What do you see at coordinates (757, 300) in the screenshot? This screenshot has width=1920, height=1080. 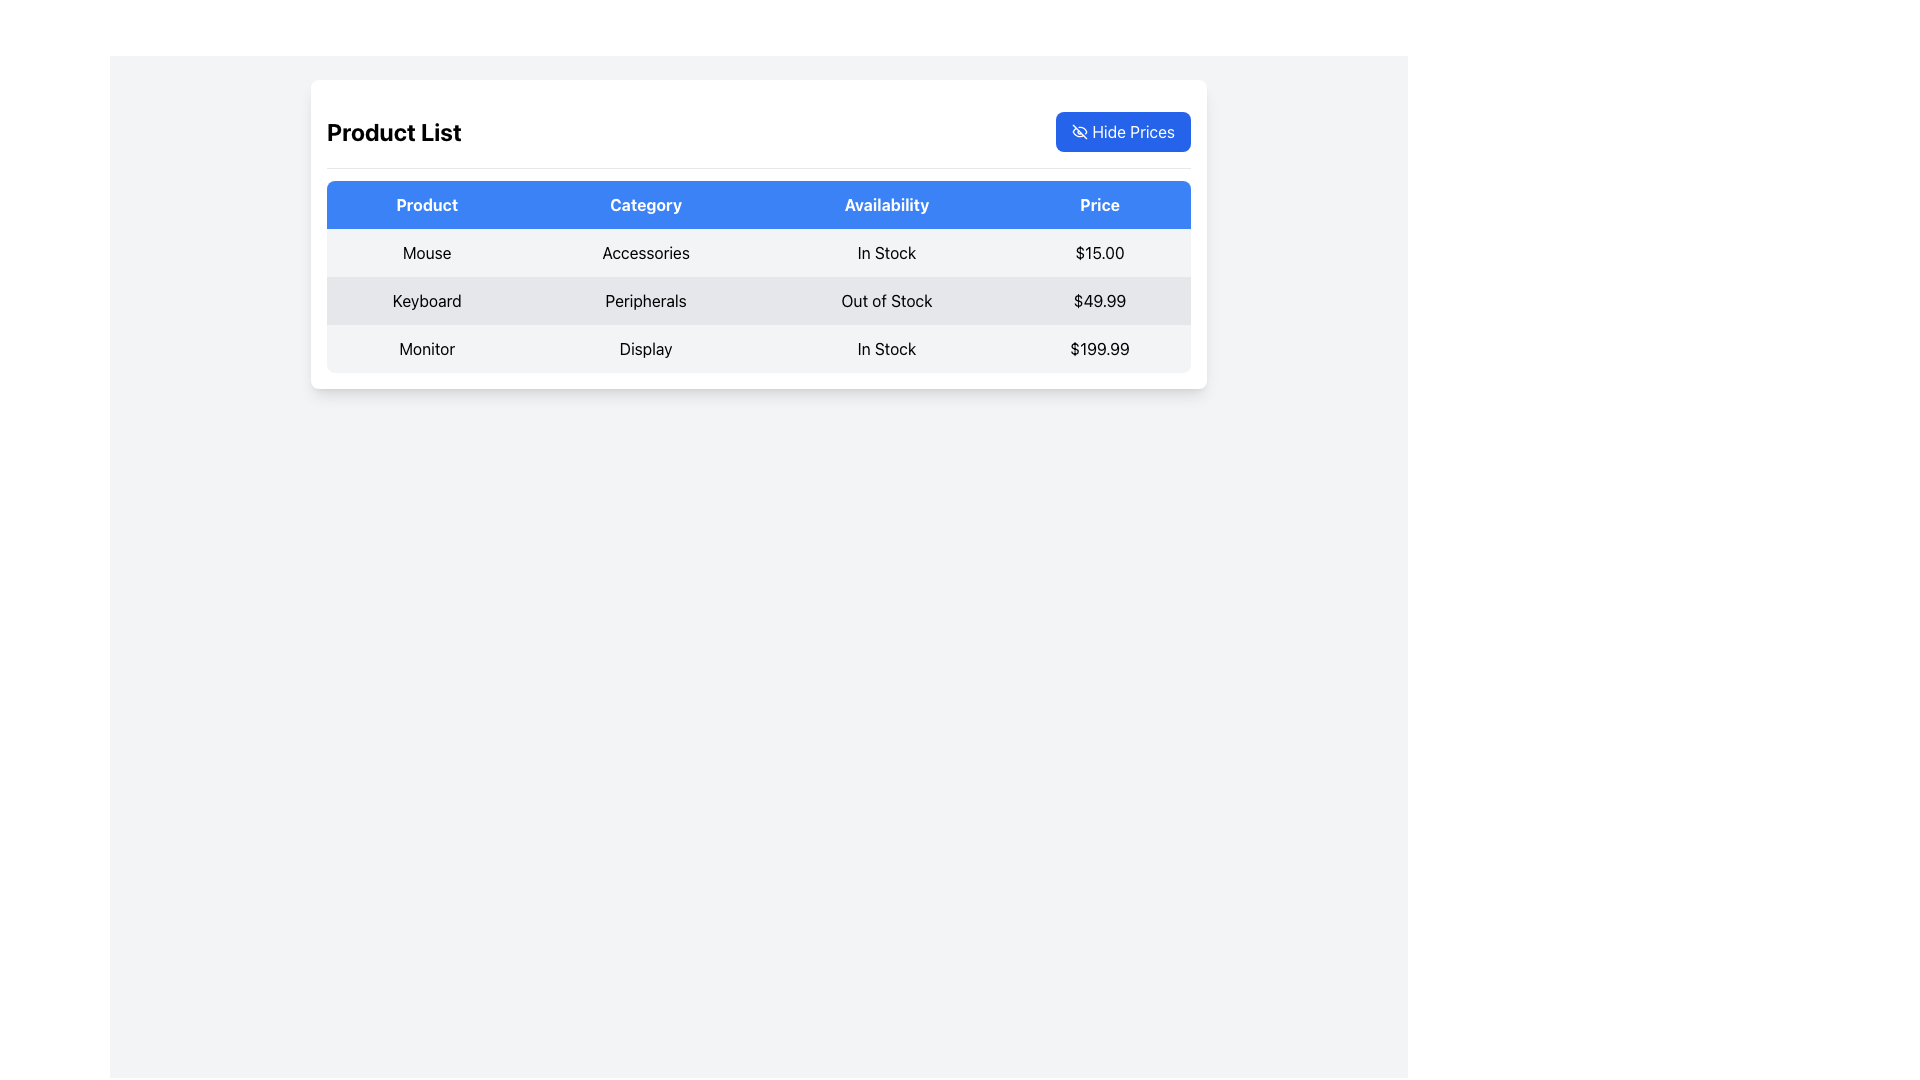 I see `the second table row displaying product details, which includes 'Keyboard' in the Product column, 'Peripherals' in the Category column, 'Out of Stock' in the Availability column, and '$49.99' in the Price column` at bounding box center [757, 300].